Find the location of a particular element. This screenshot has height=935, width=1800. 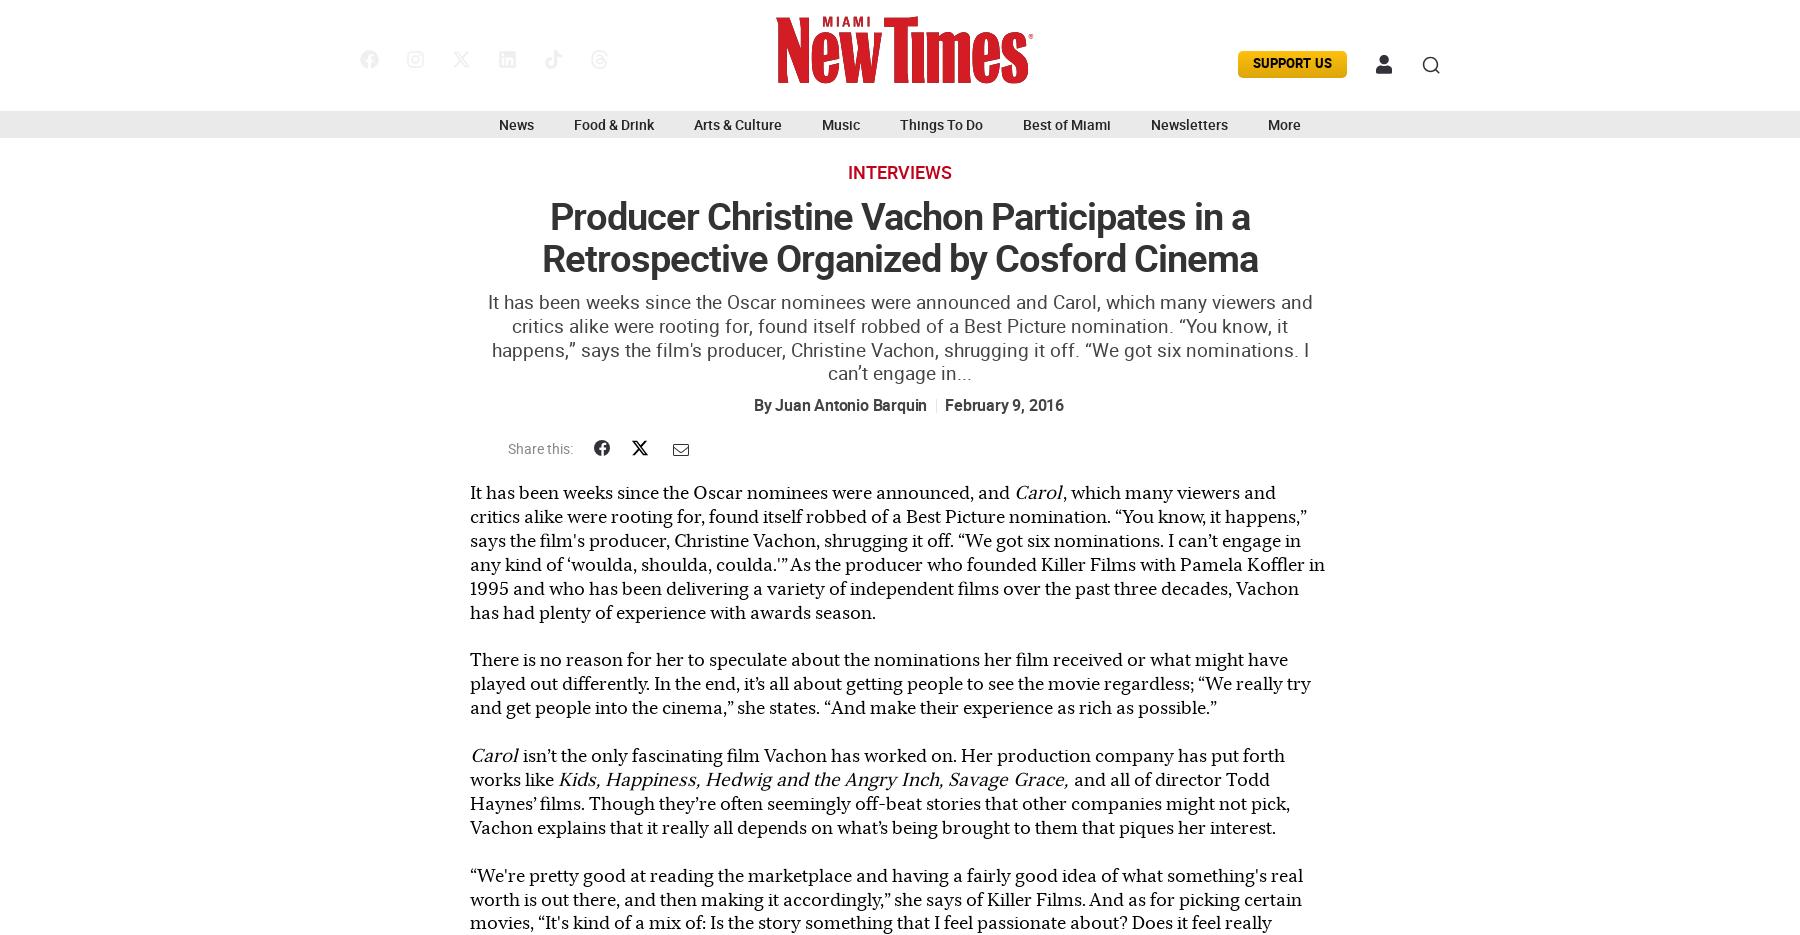

'and all of director Todd Haynes’ films. Though they’re often seemingly off-beat stories that other companies might not pick, Vachon explains that it really all depends on what’s being brought to them that piques her interest.' is located at coordinates (468, 801).